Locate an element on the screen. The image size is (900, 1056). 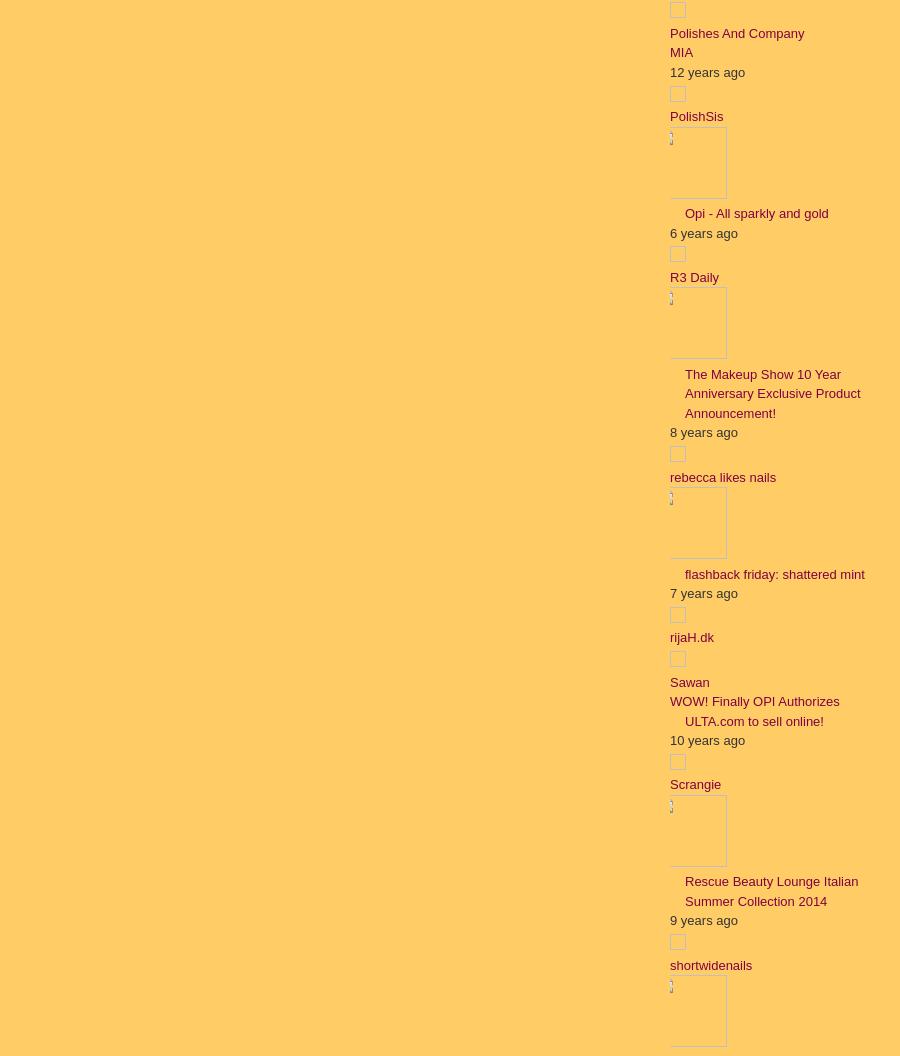
'6 years ago' is located at coordinates (702, 231).